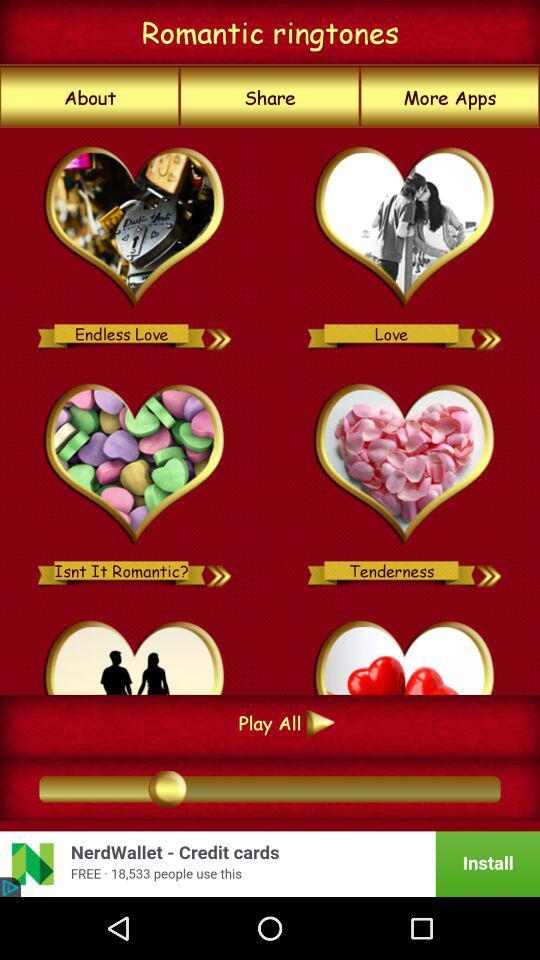 Image resolution: width=540 pixels, height=960 pixels. I want to click on ringtone, so click(489, 570).